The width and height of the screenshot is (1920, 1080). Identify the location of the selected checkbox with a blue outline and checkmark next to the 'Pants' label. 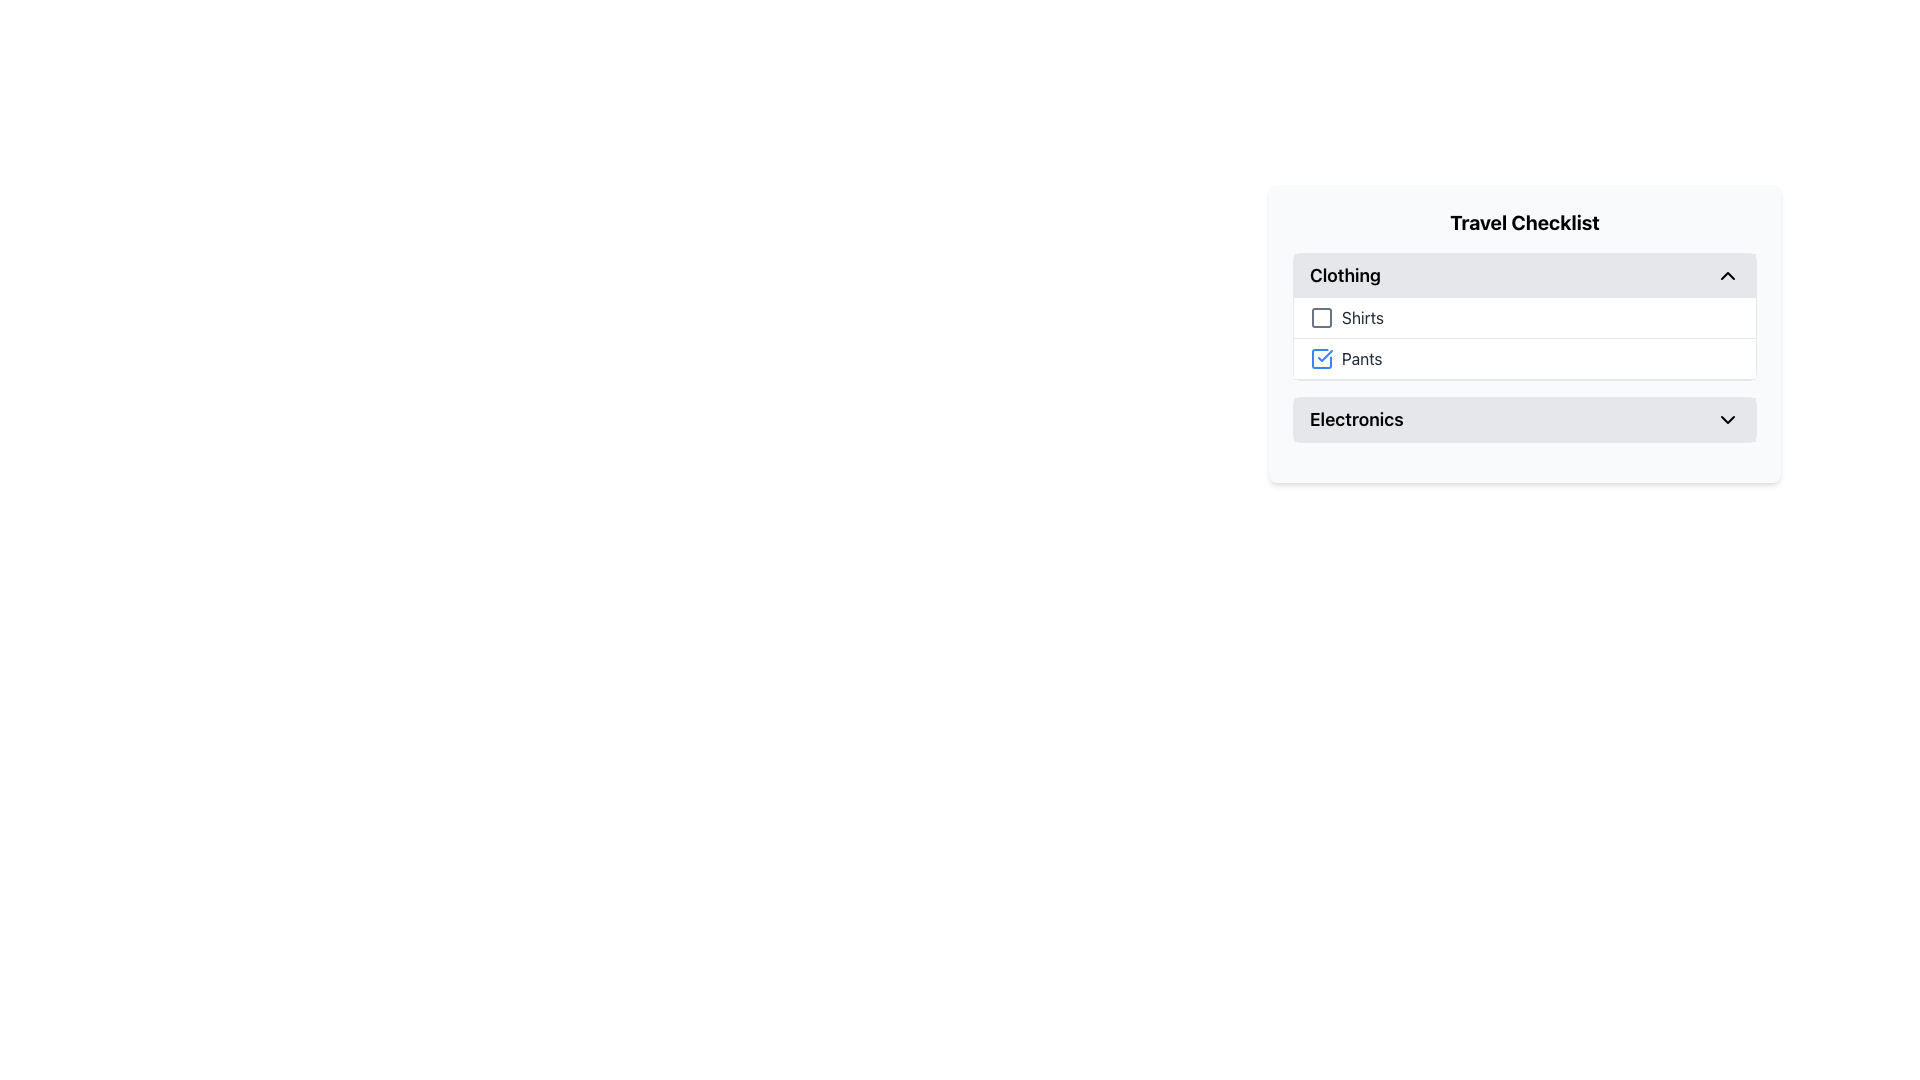
(1321, 357).